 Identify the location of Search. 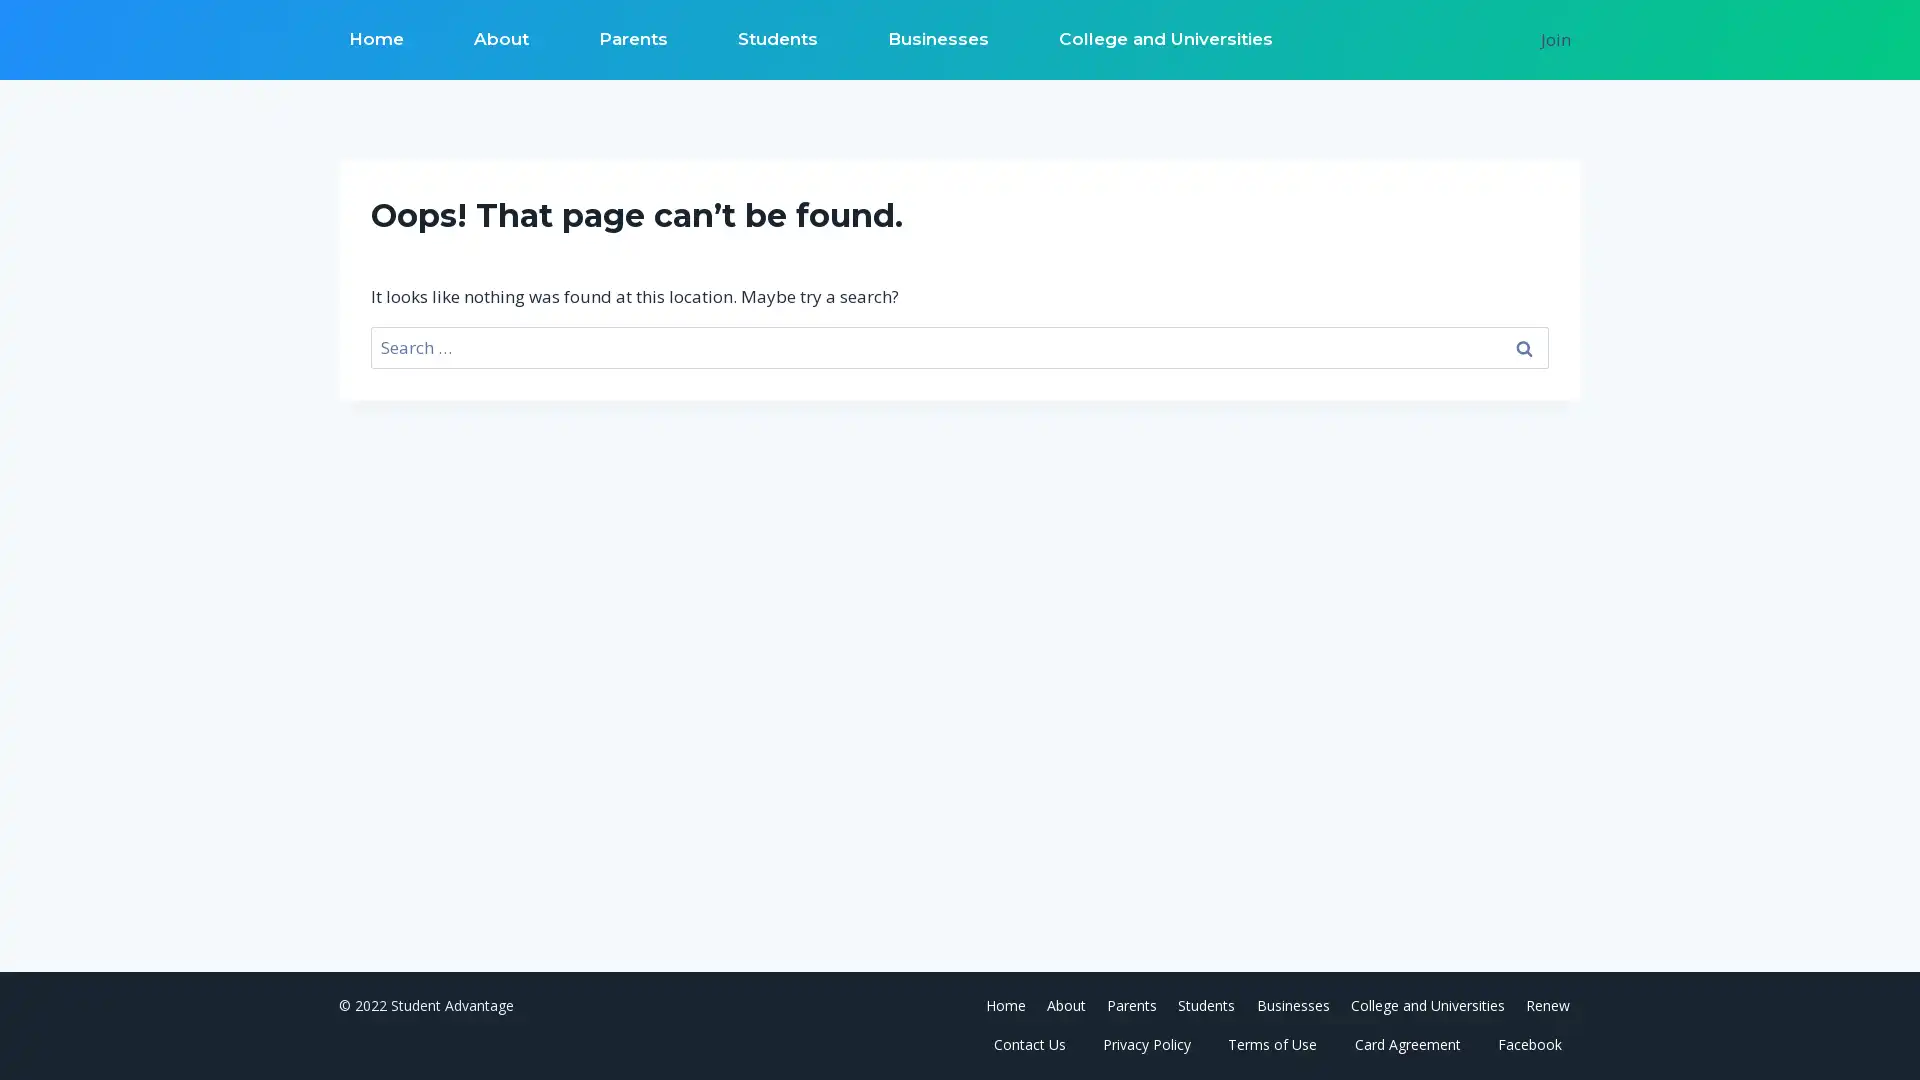
(1522, 346).